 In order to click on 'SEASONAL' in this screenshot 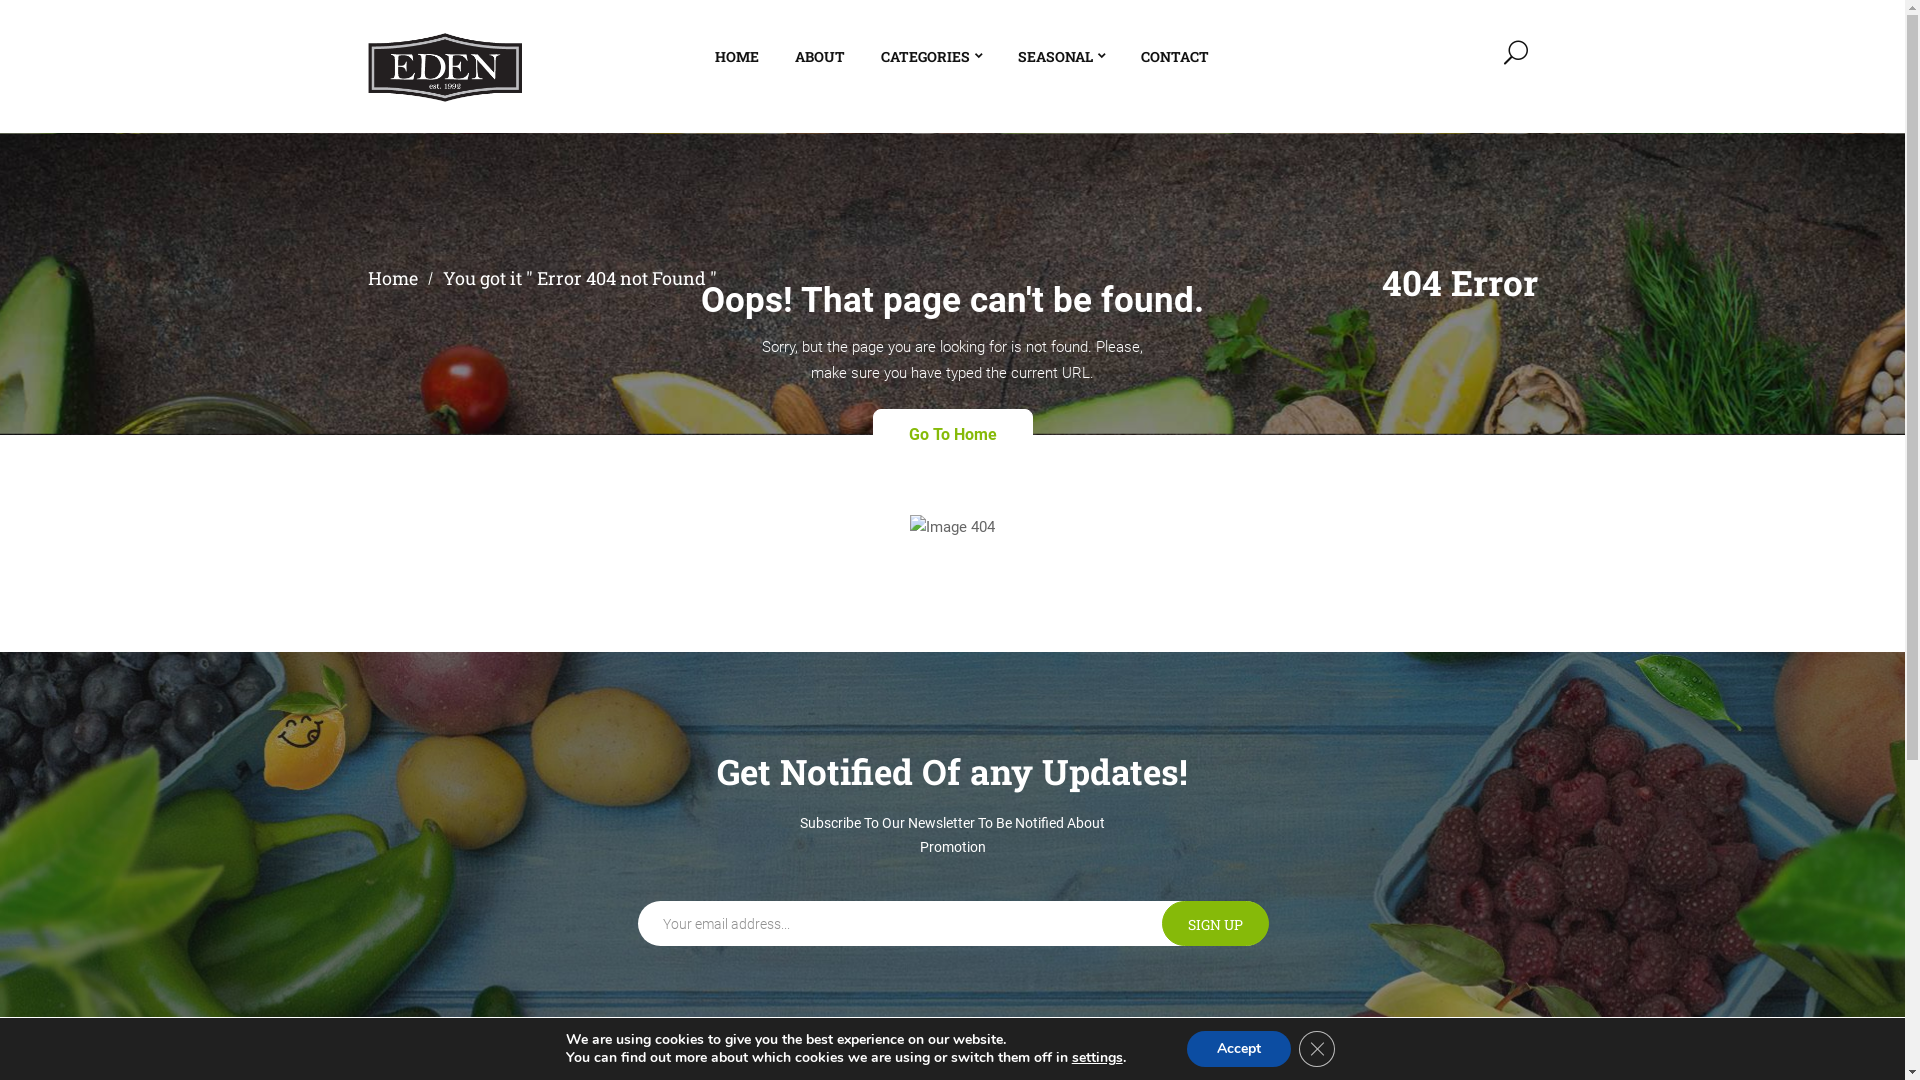, I will do `click(1060, 56)`.